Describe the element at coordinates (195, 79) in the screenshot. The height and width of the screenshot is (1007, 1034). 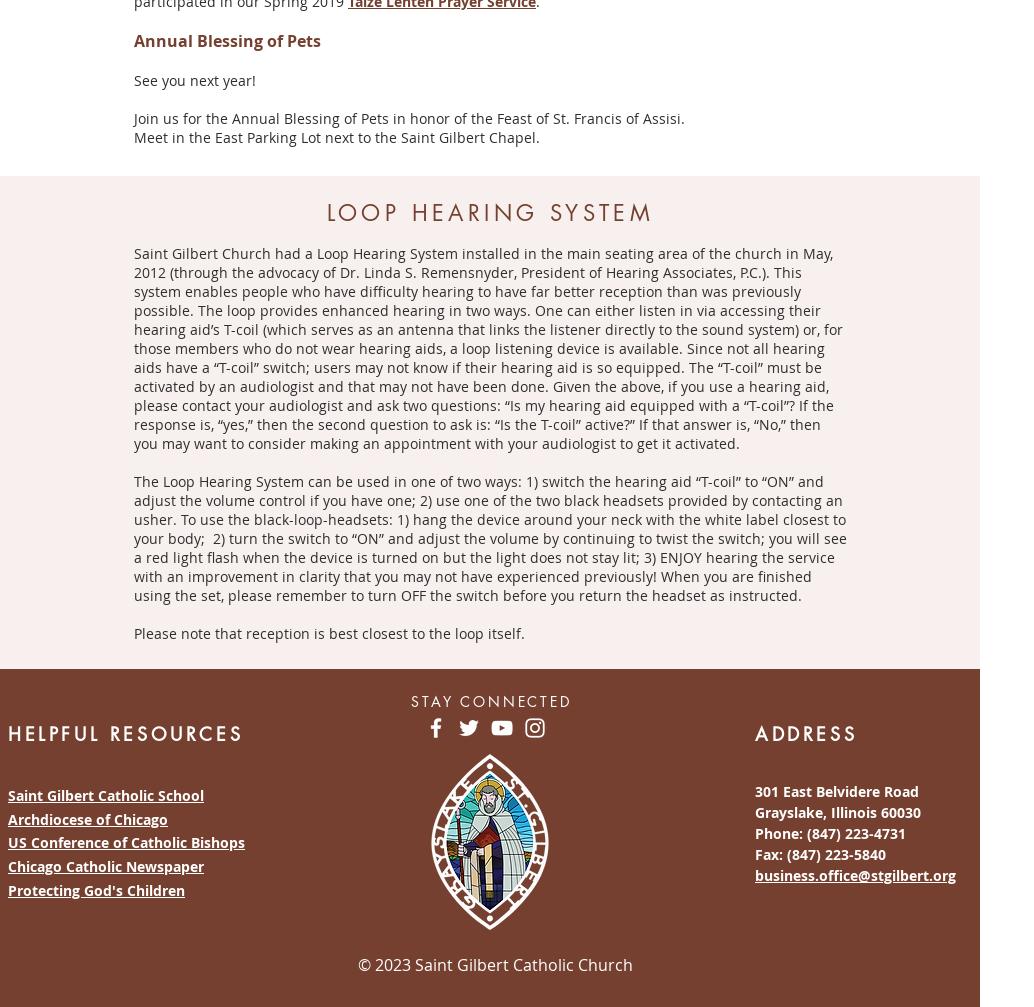
I see `'See you next year!'` at that location.